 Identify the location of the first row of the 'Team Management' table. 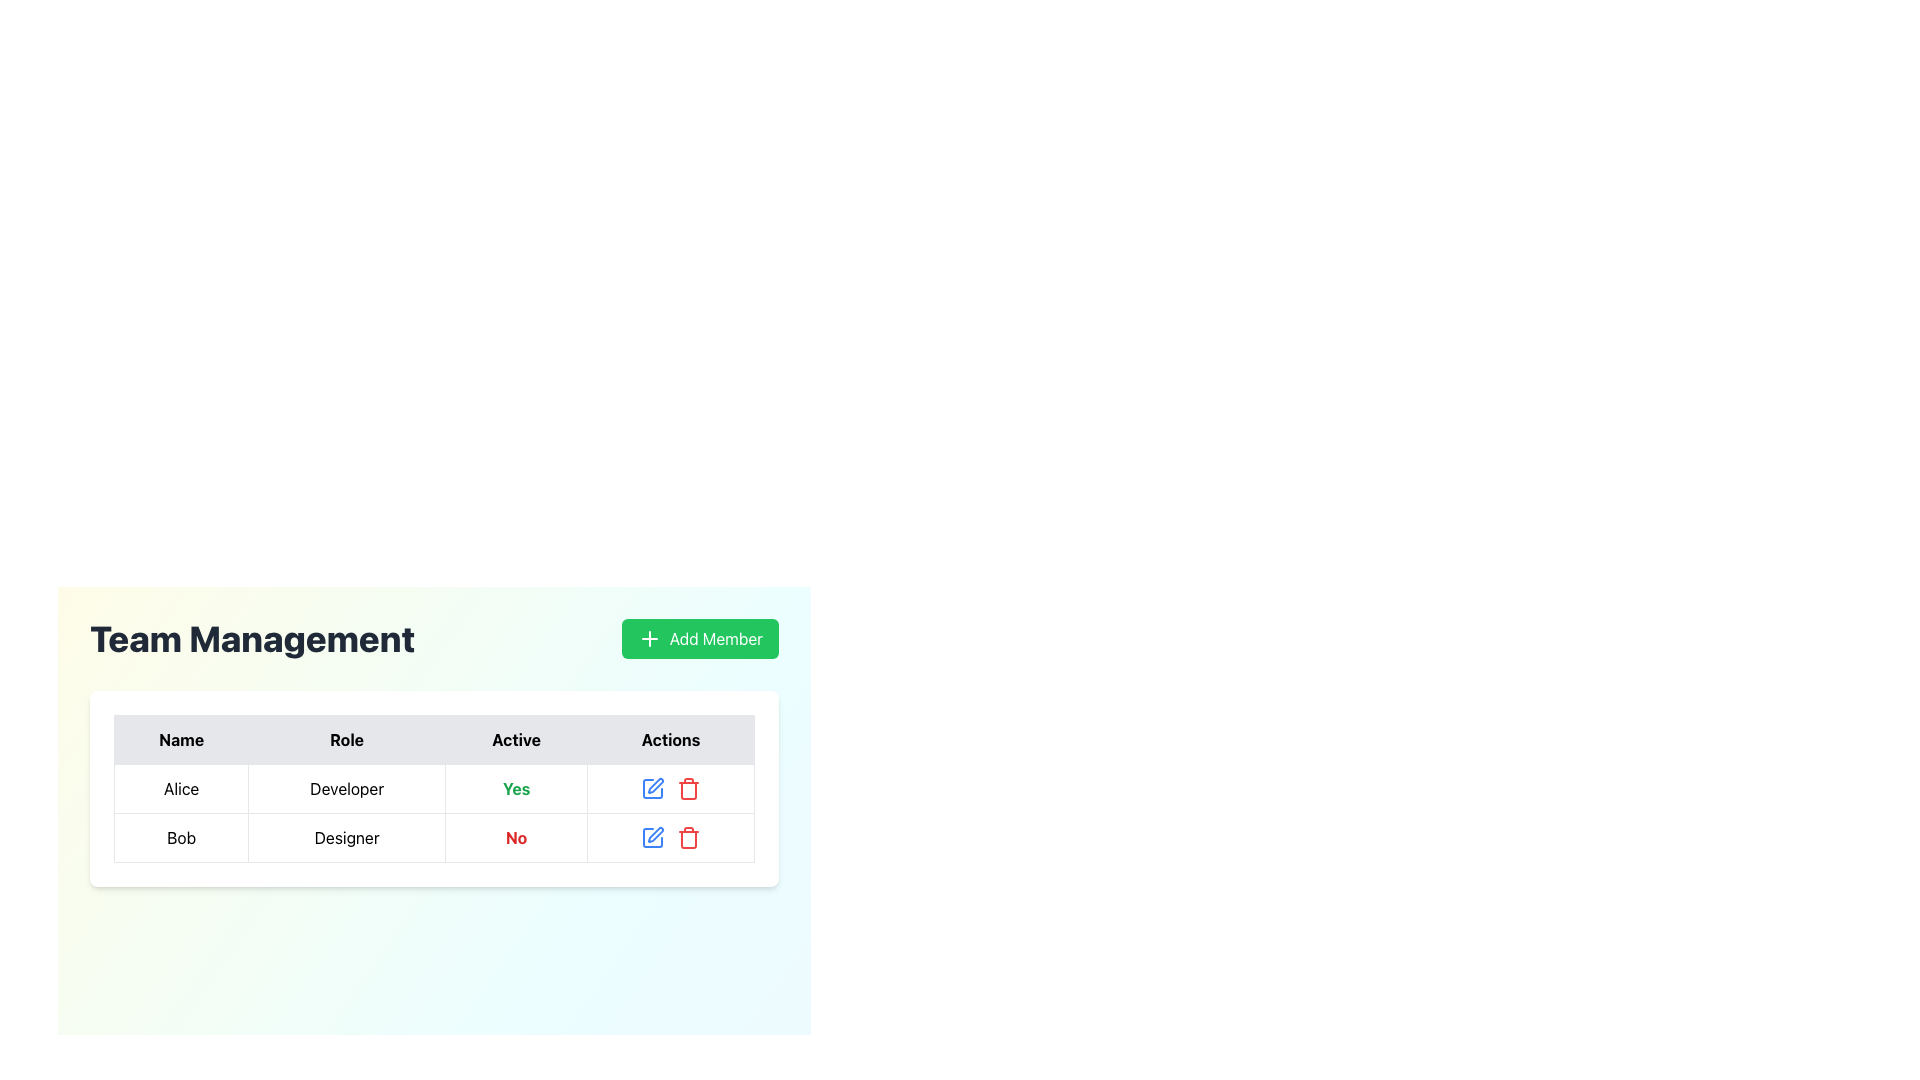
(433, 788).